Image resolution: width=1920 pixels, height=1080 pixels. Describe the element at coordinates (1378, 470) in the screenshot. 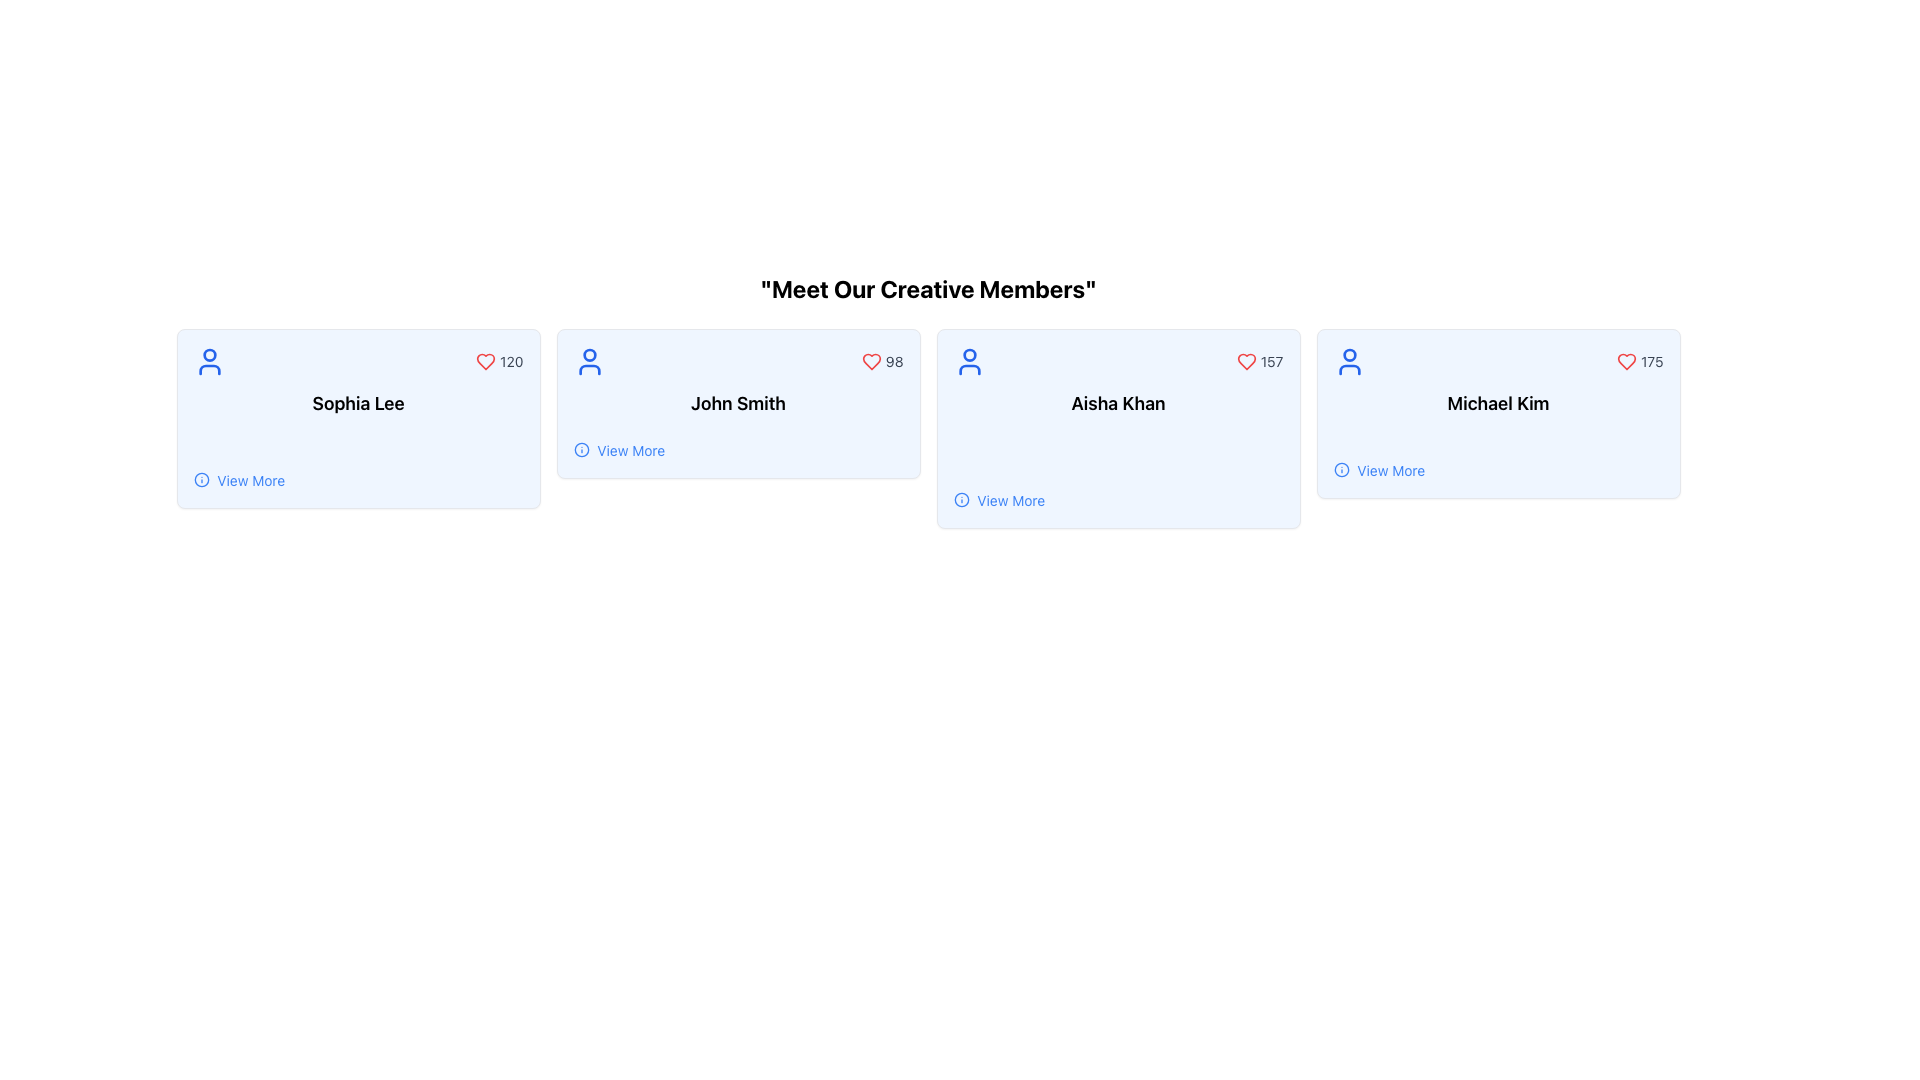

I see `the hyperlink located at the bottom-left corner of the card containing the name 'Michael Kim'` at that location.